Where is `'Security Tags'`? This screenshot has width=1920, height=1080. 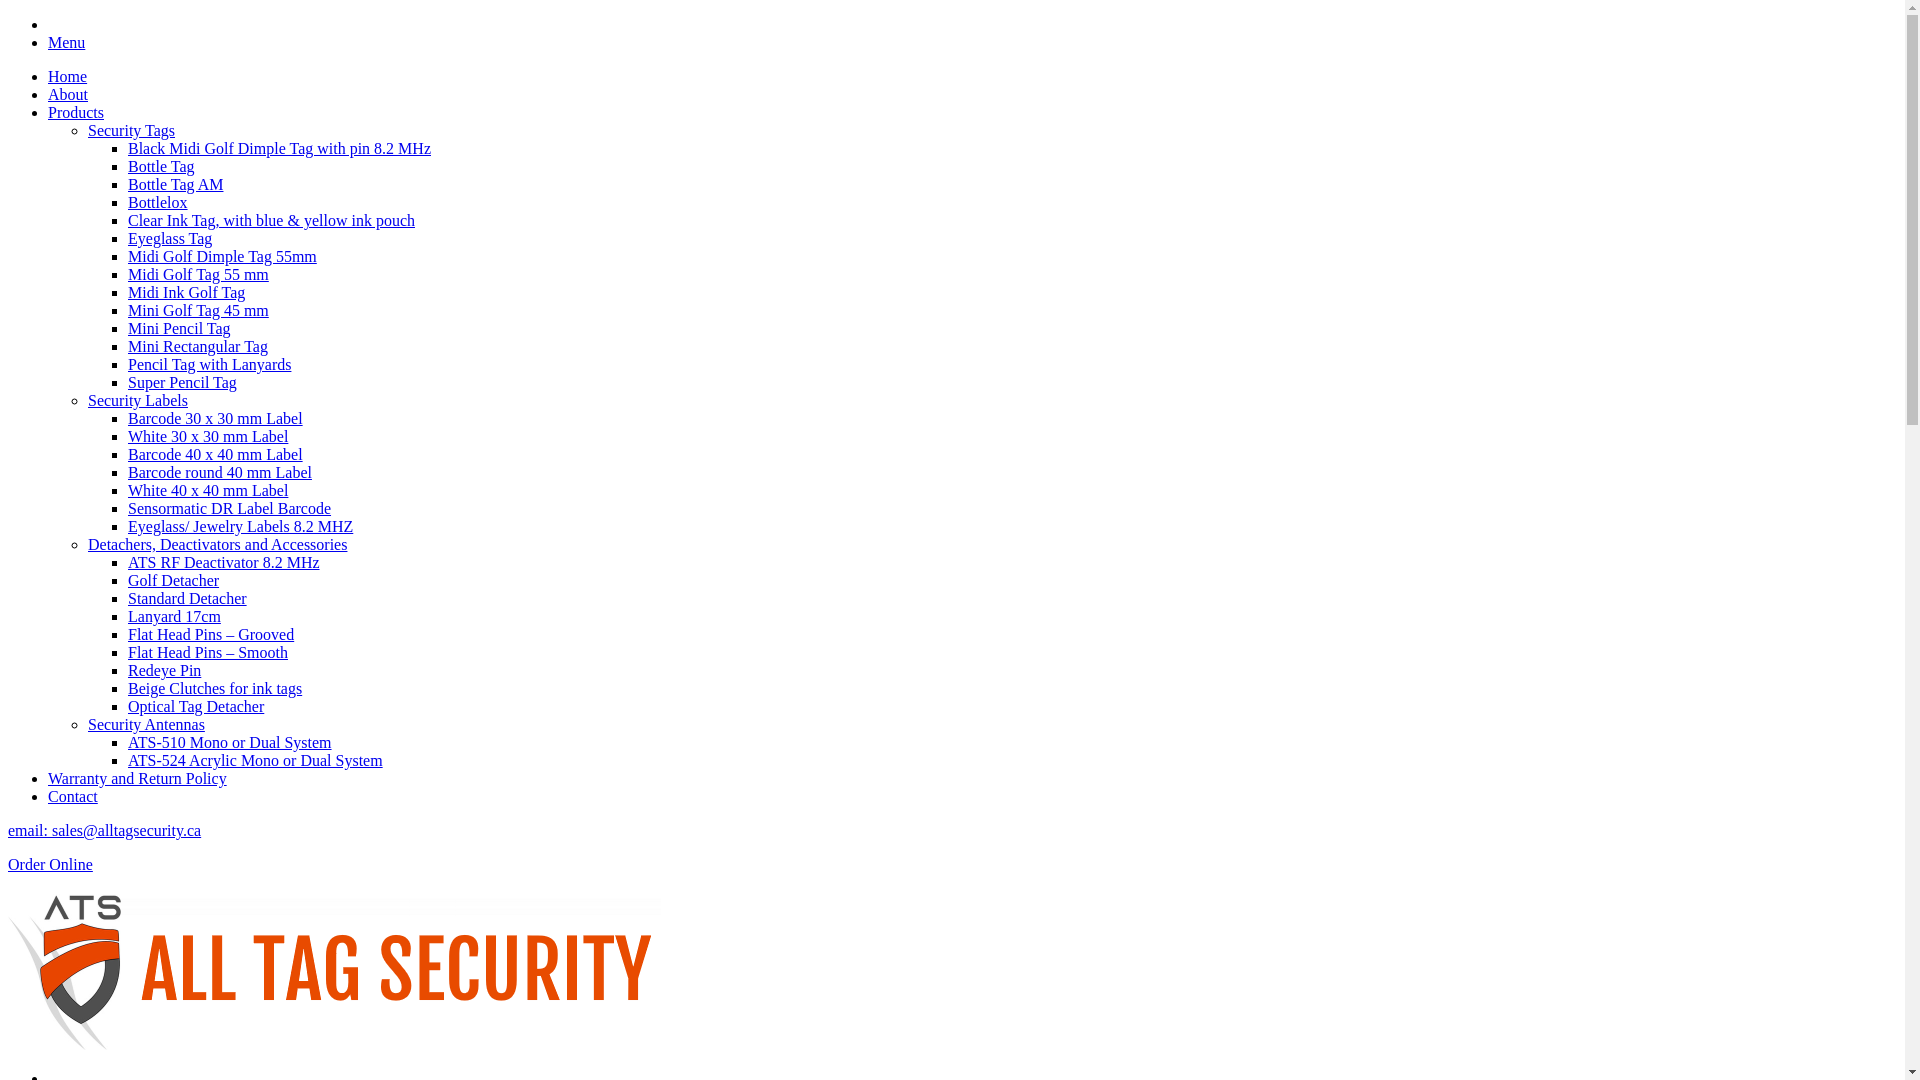
'Security Tags' is located at coordinates (130, 130).